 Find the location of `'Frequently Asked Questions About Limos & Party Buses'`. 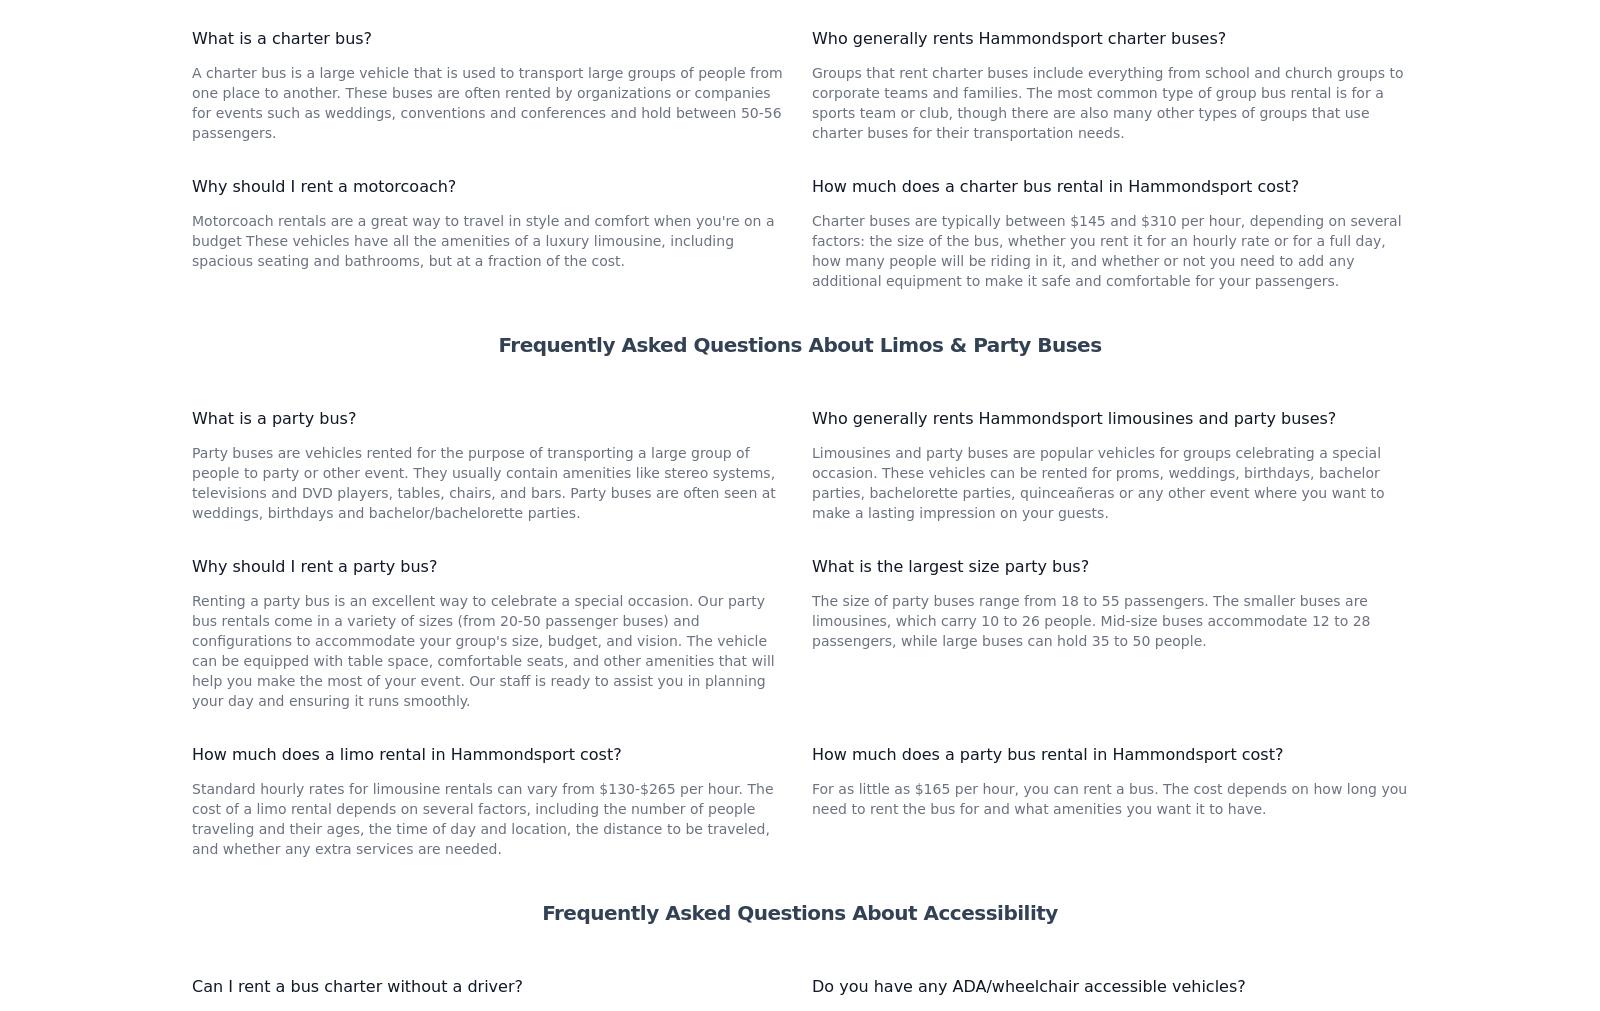

'Frequently Asked Questions About Limos & Party Buses' is located at coordinates (799, 611).